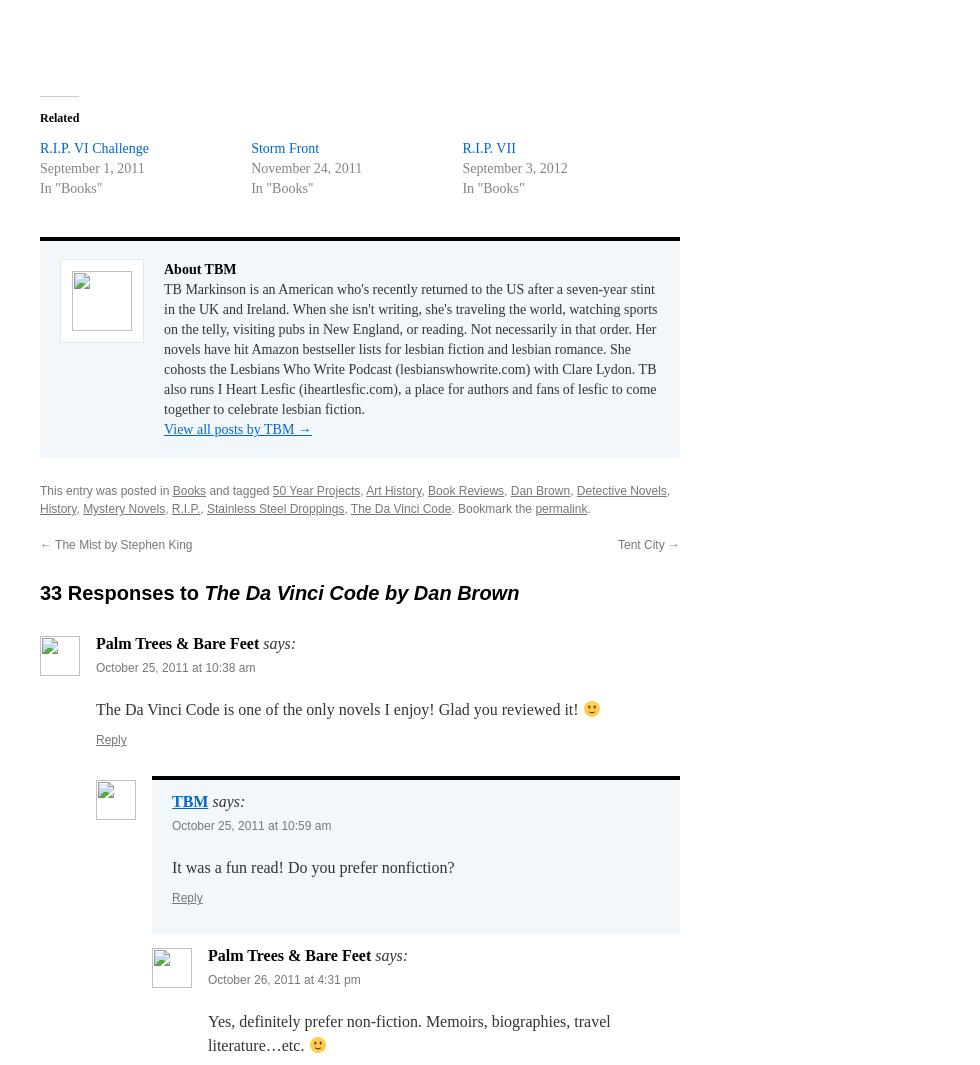 The width and height of the screenshot is (980, 1065). What do you see at coordinates (539, 489) in the screenshot?
I see `'Dan Brown'` at bounding box center [539, 489].